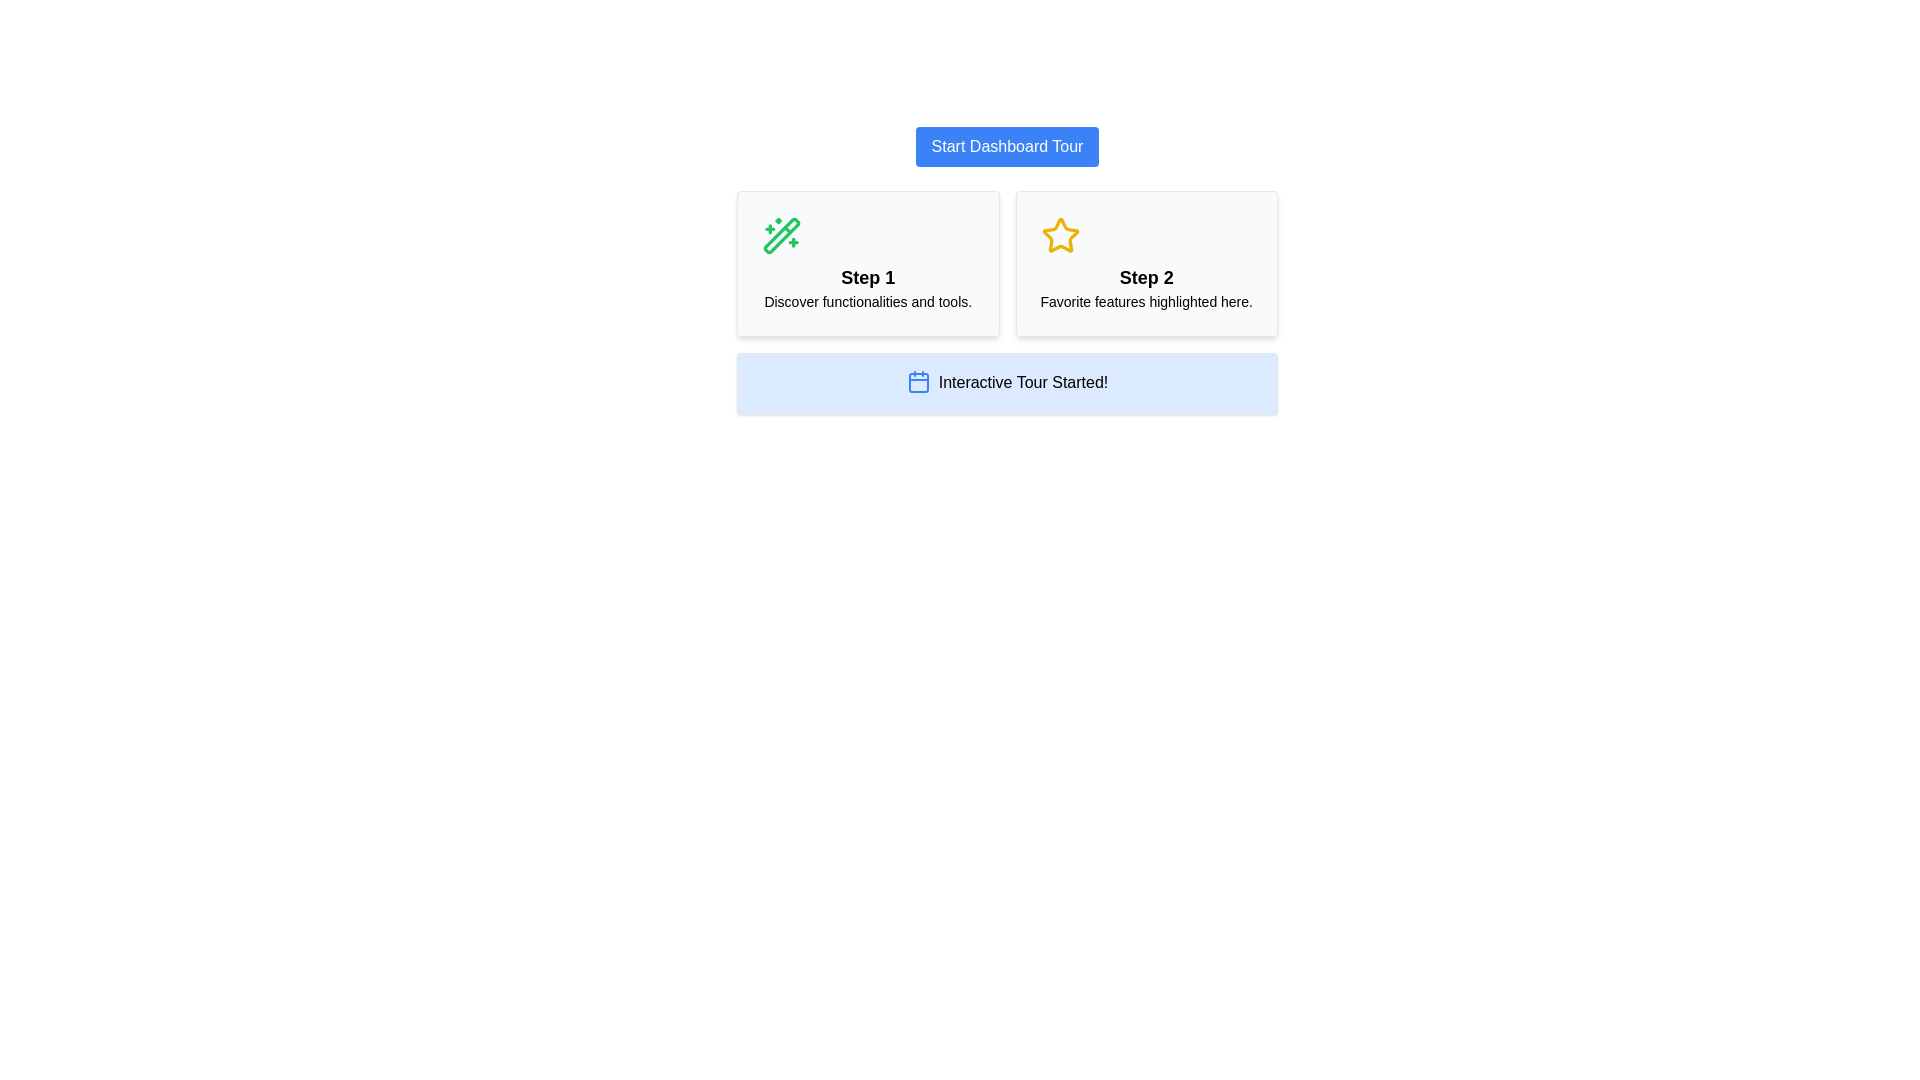 This screenshot has height=1080, width=1920. What do you see at coordinates (868, 301) in the screenshot?
I see `text label displaying 'Discover functionalities and tools.' located within the 'Step 1' card, which is the second text component under the heading` at bounding box center [868, 301].